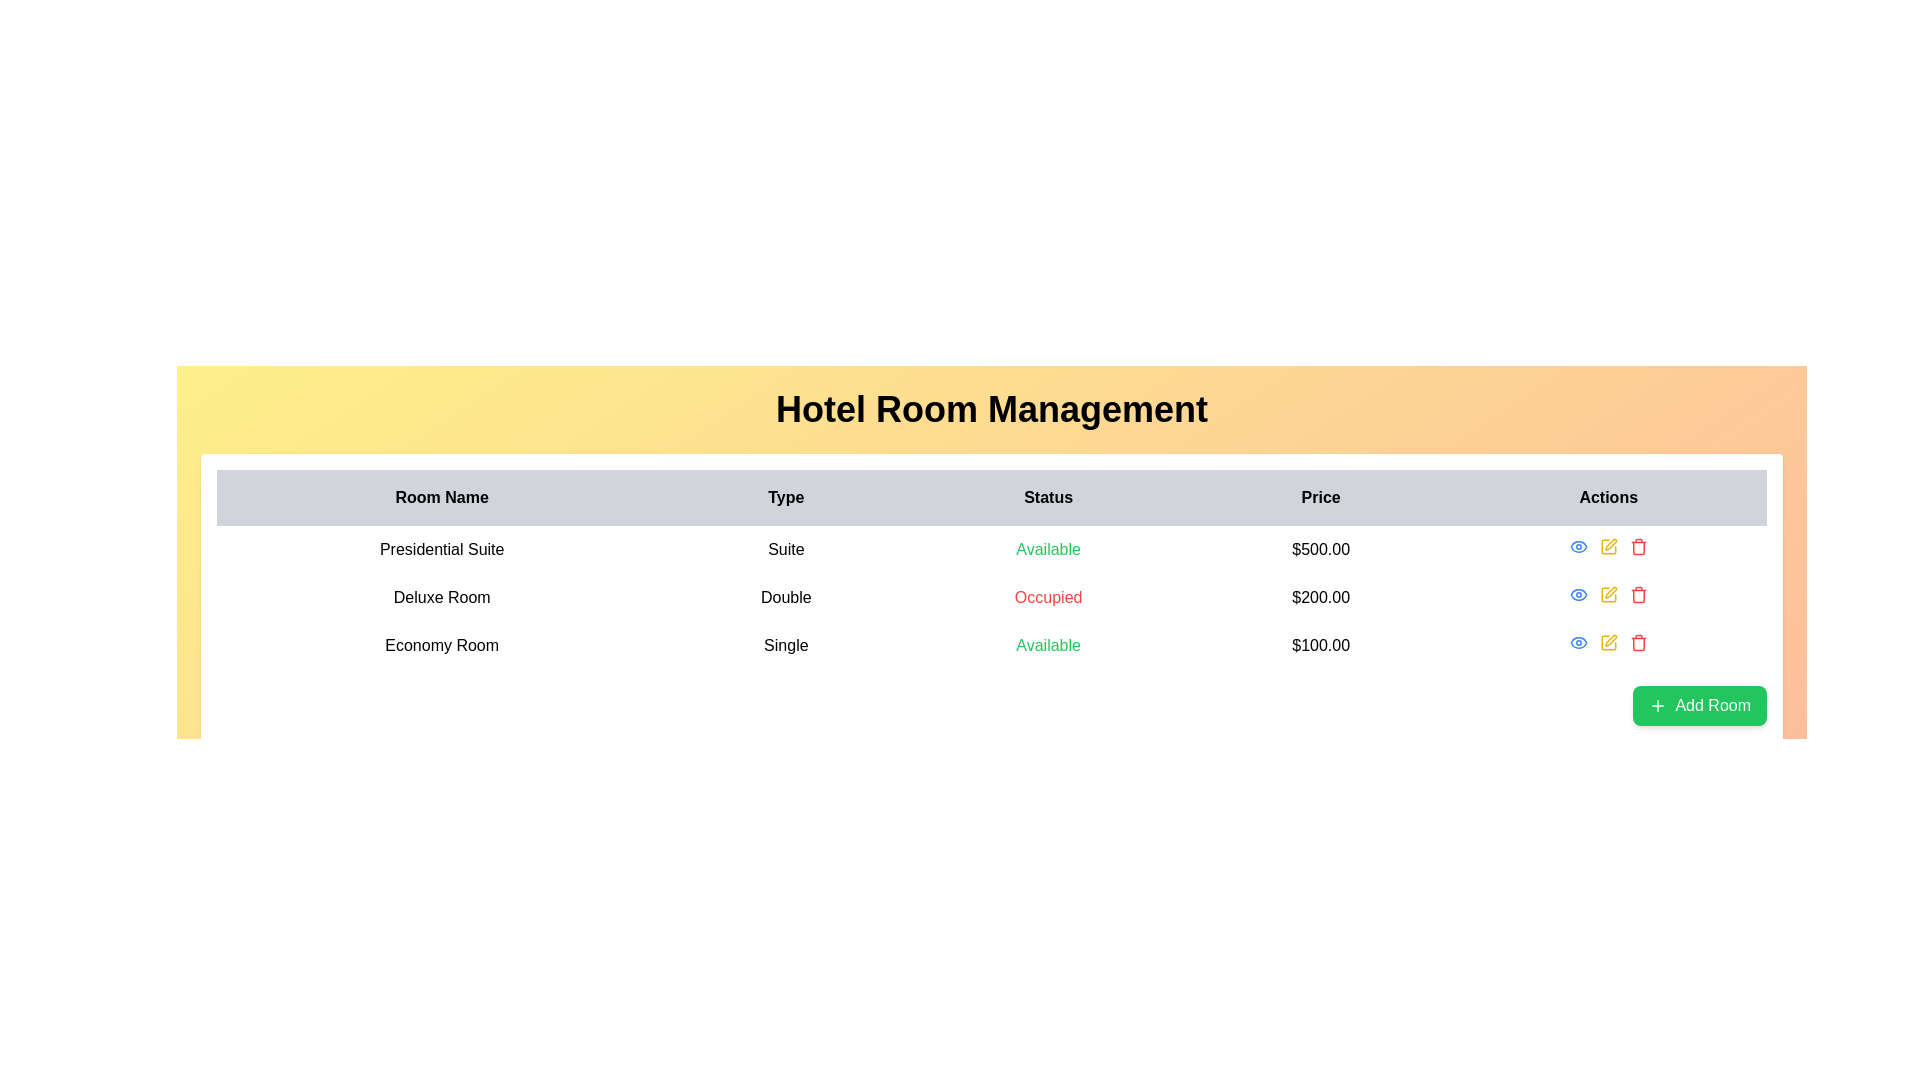  Describe the element at coordinates (1320, 496) in the screenshot. I see `the 'Price' table header cell, which is the fourth column header with a light gray background and bold black text, positioned between 'Status' and 'Actions'` at that location.